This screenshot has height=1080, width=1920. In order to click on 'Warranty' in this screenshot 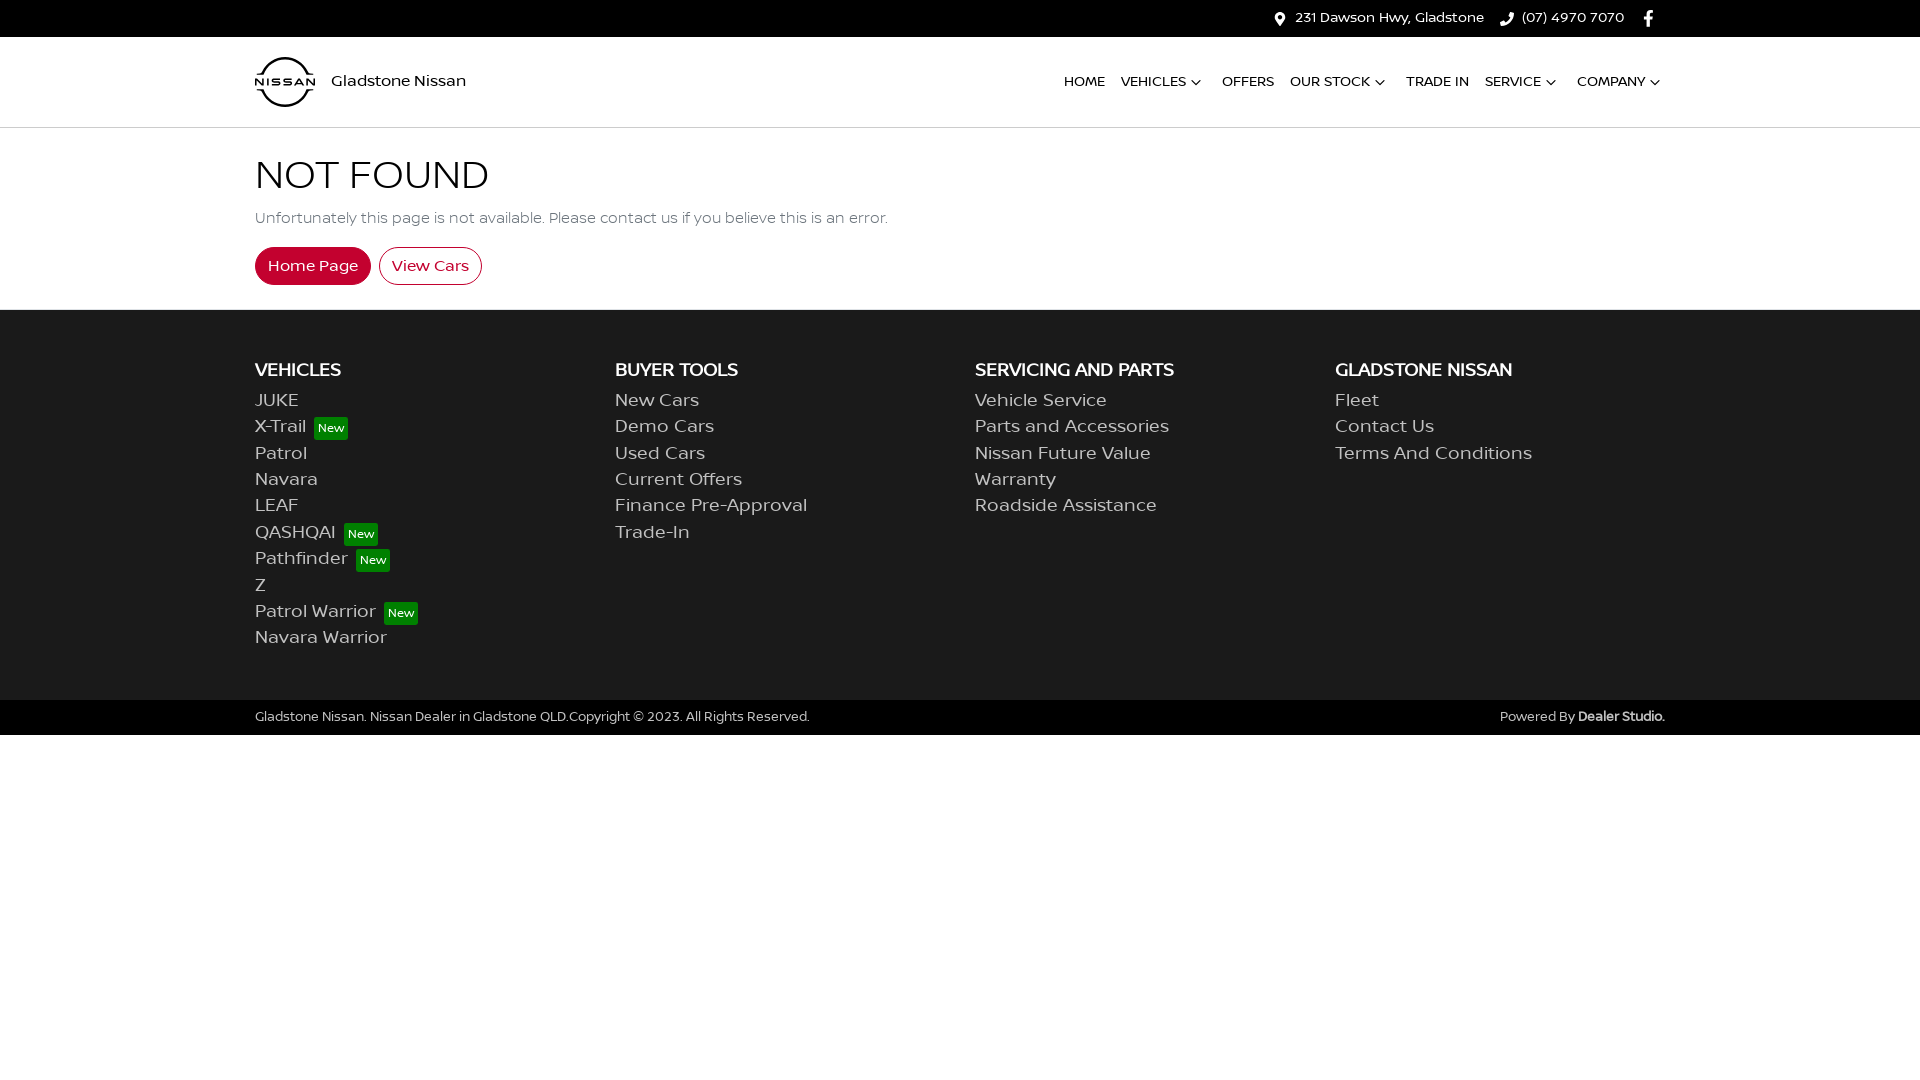, I will do `click(1015, 479)`.